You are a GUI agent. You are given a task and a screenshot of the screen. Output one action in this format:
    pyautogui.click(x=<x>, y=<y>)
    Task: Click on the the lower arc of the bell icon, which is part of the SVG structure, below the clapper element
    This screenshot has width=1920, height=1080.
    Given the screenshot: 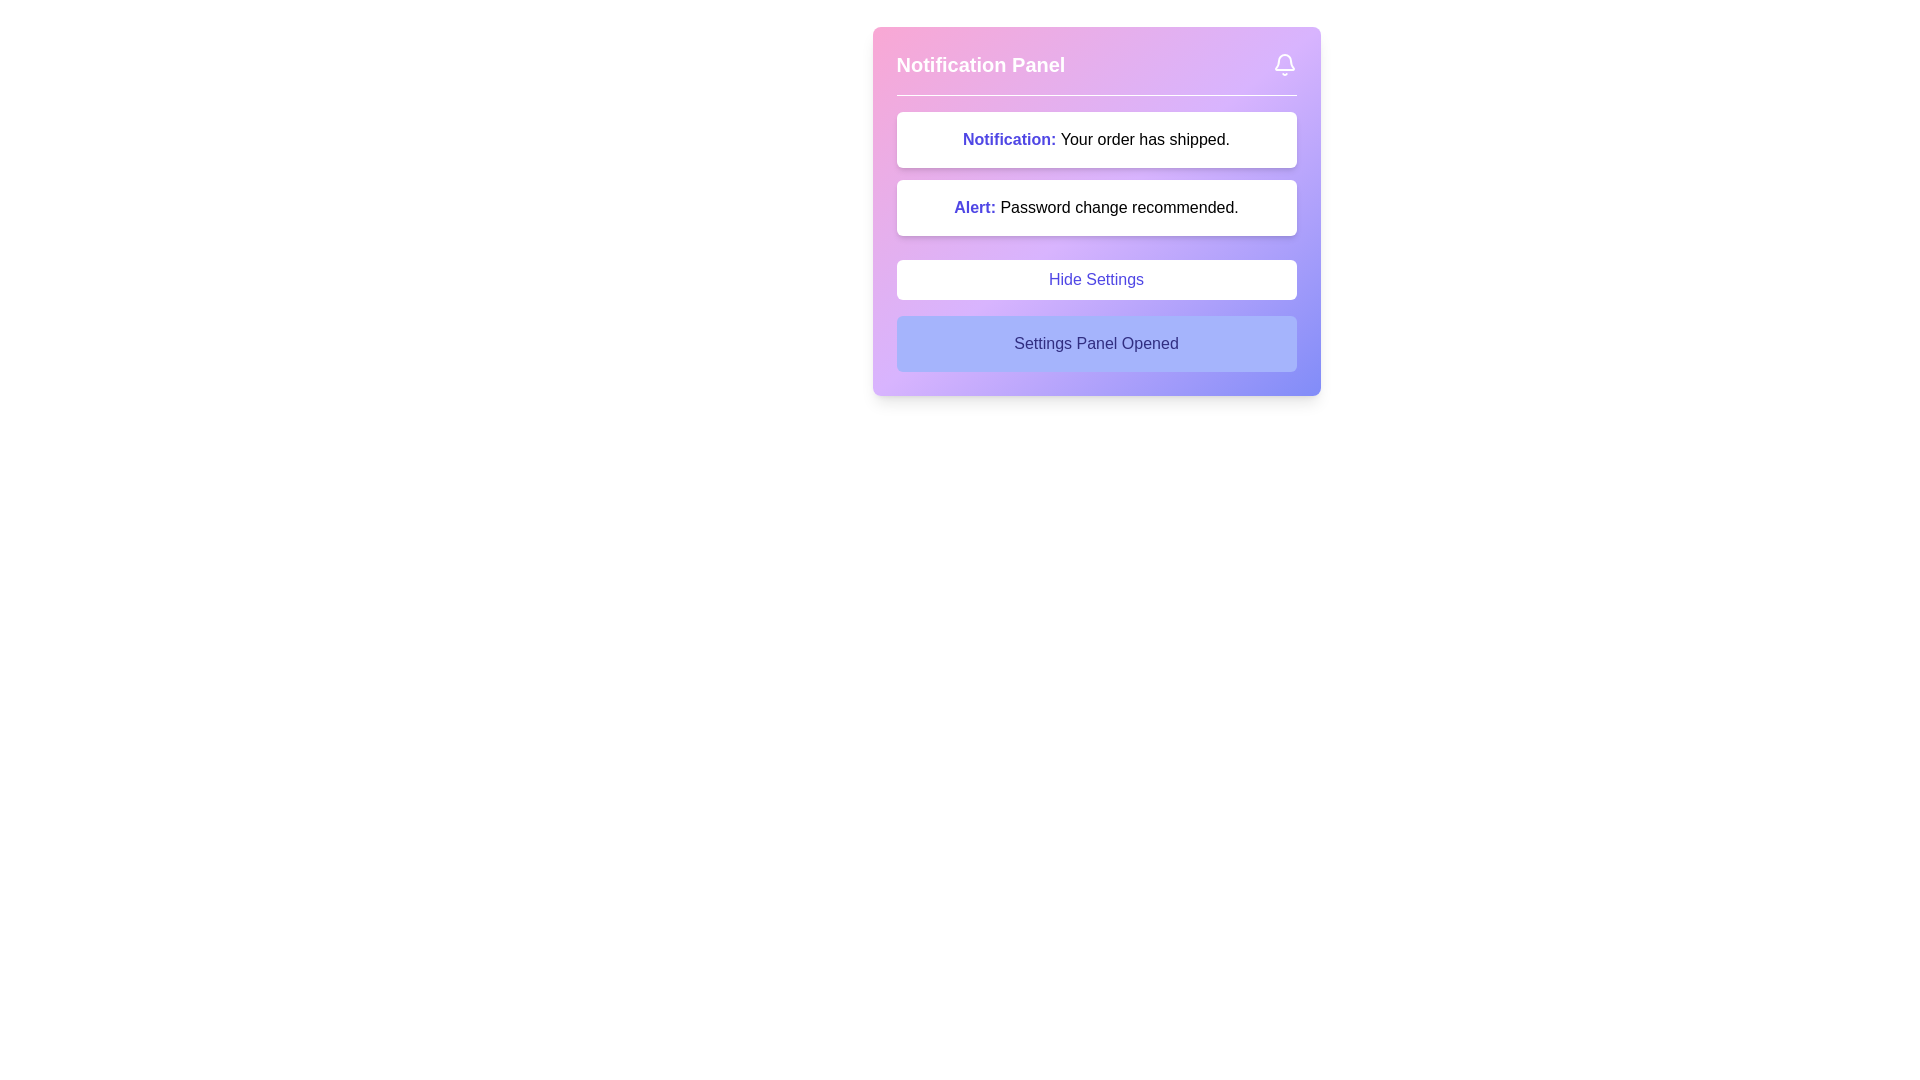 What is the action you would take?
    pyautogui.click(x=1284, y=61)
    